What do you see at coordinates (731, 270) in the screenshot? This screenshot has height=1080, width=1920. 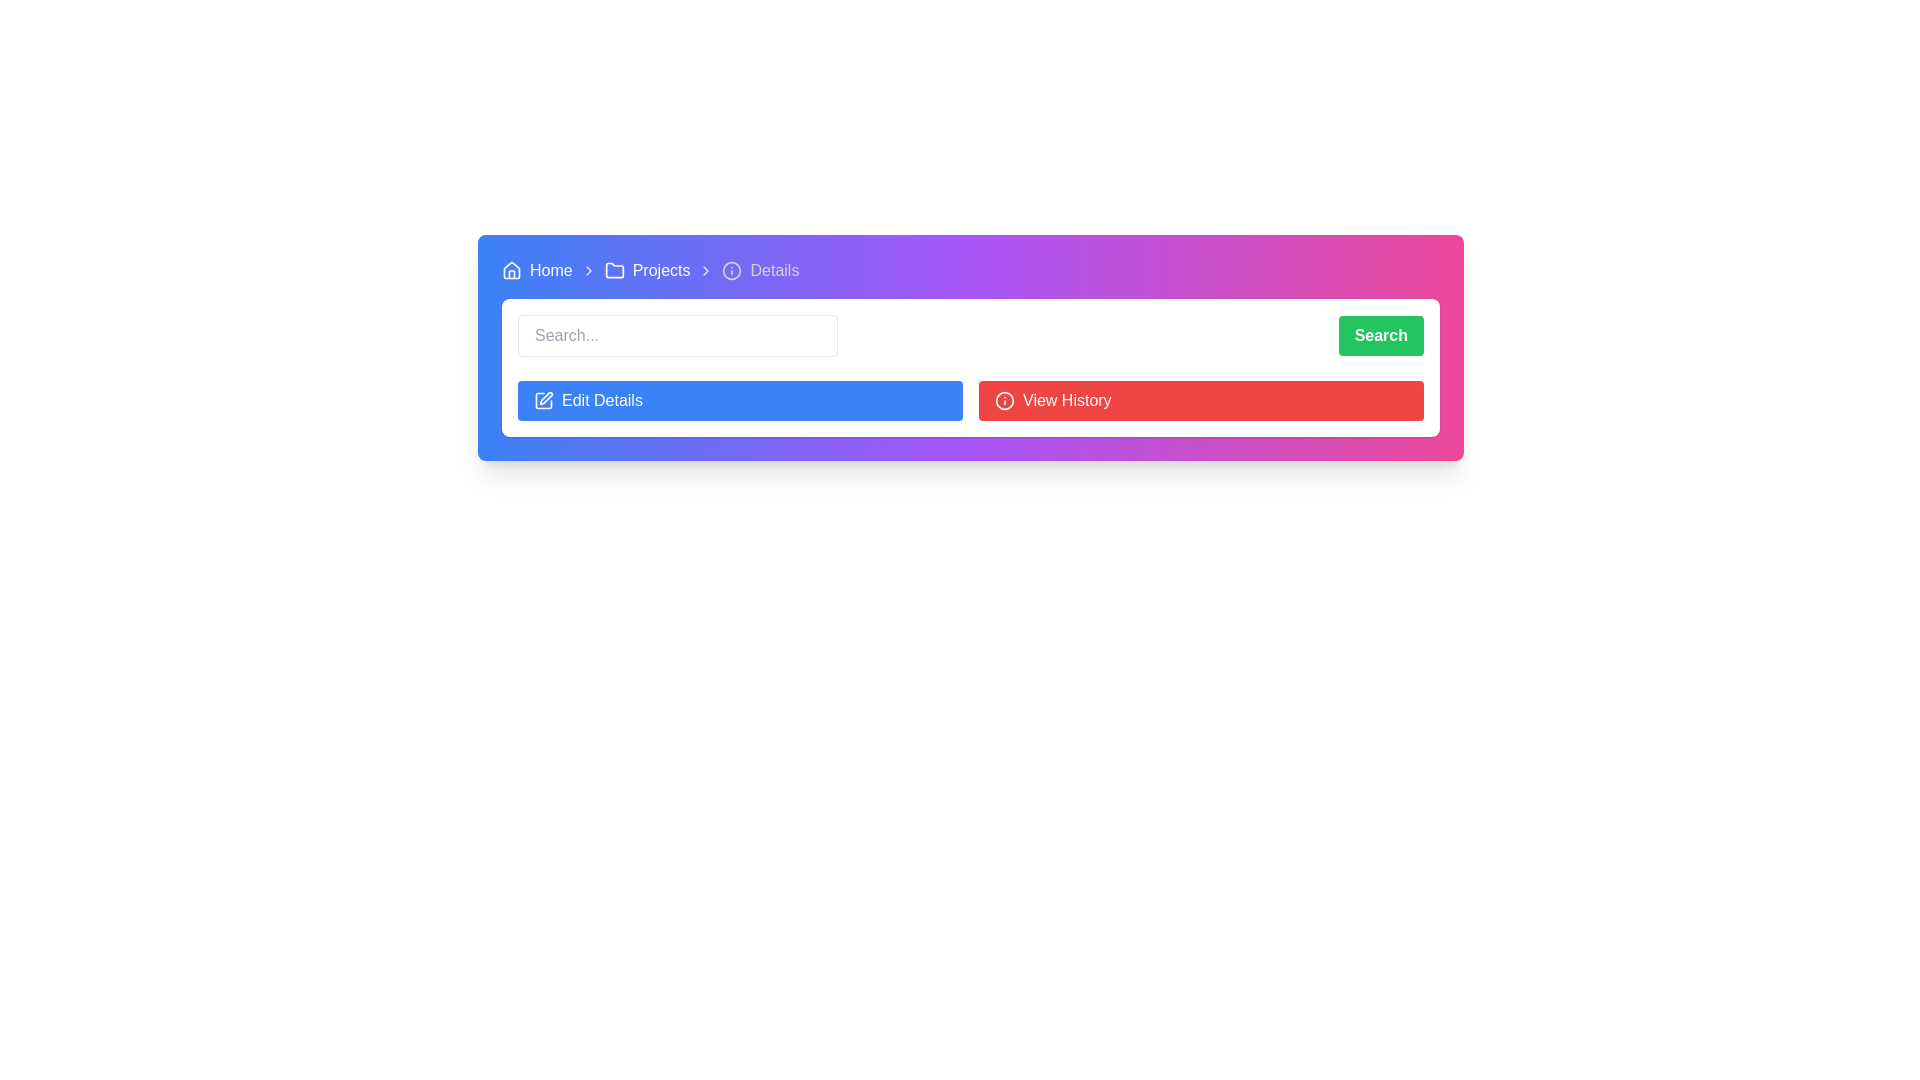 I see `the small circular graphical element in the SVG icon located between the 'Projects' and 'Details' breadcrumb links in the top navigation bar` at bounding box center [731, 270].